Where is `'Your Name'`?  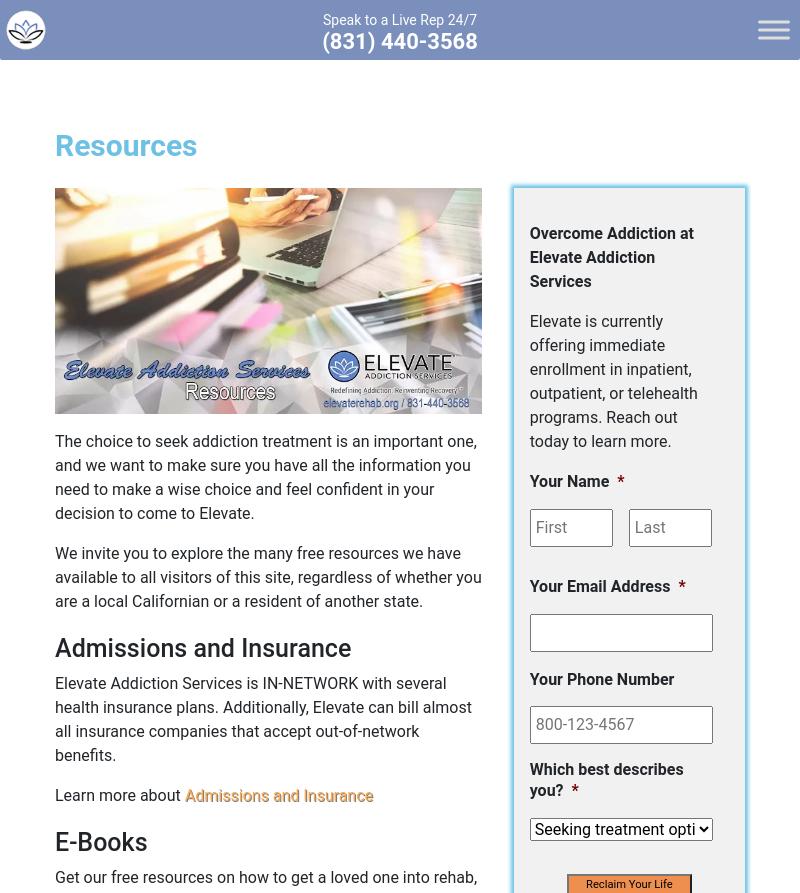 'Your Name' is located at coordinates (567, 480).